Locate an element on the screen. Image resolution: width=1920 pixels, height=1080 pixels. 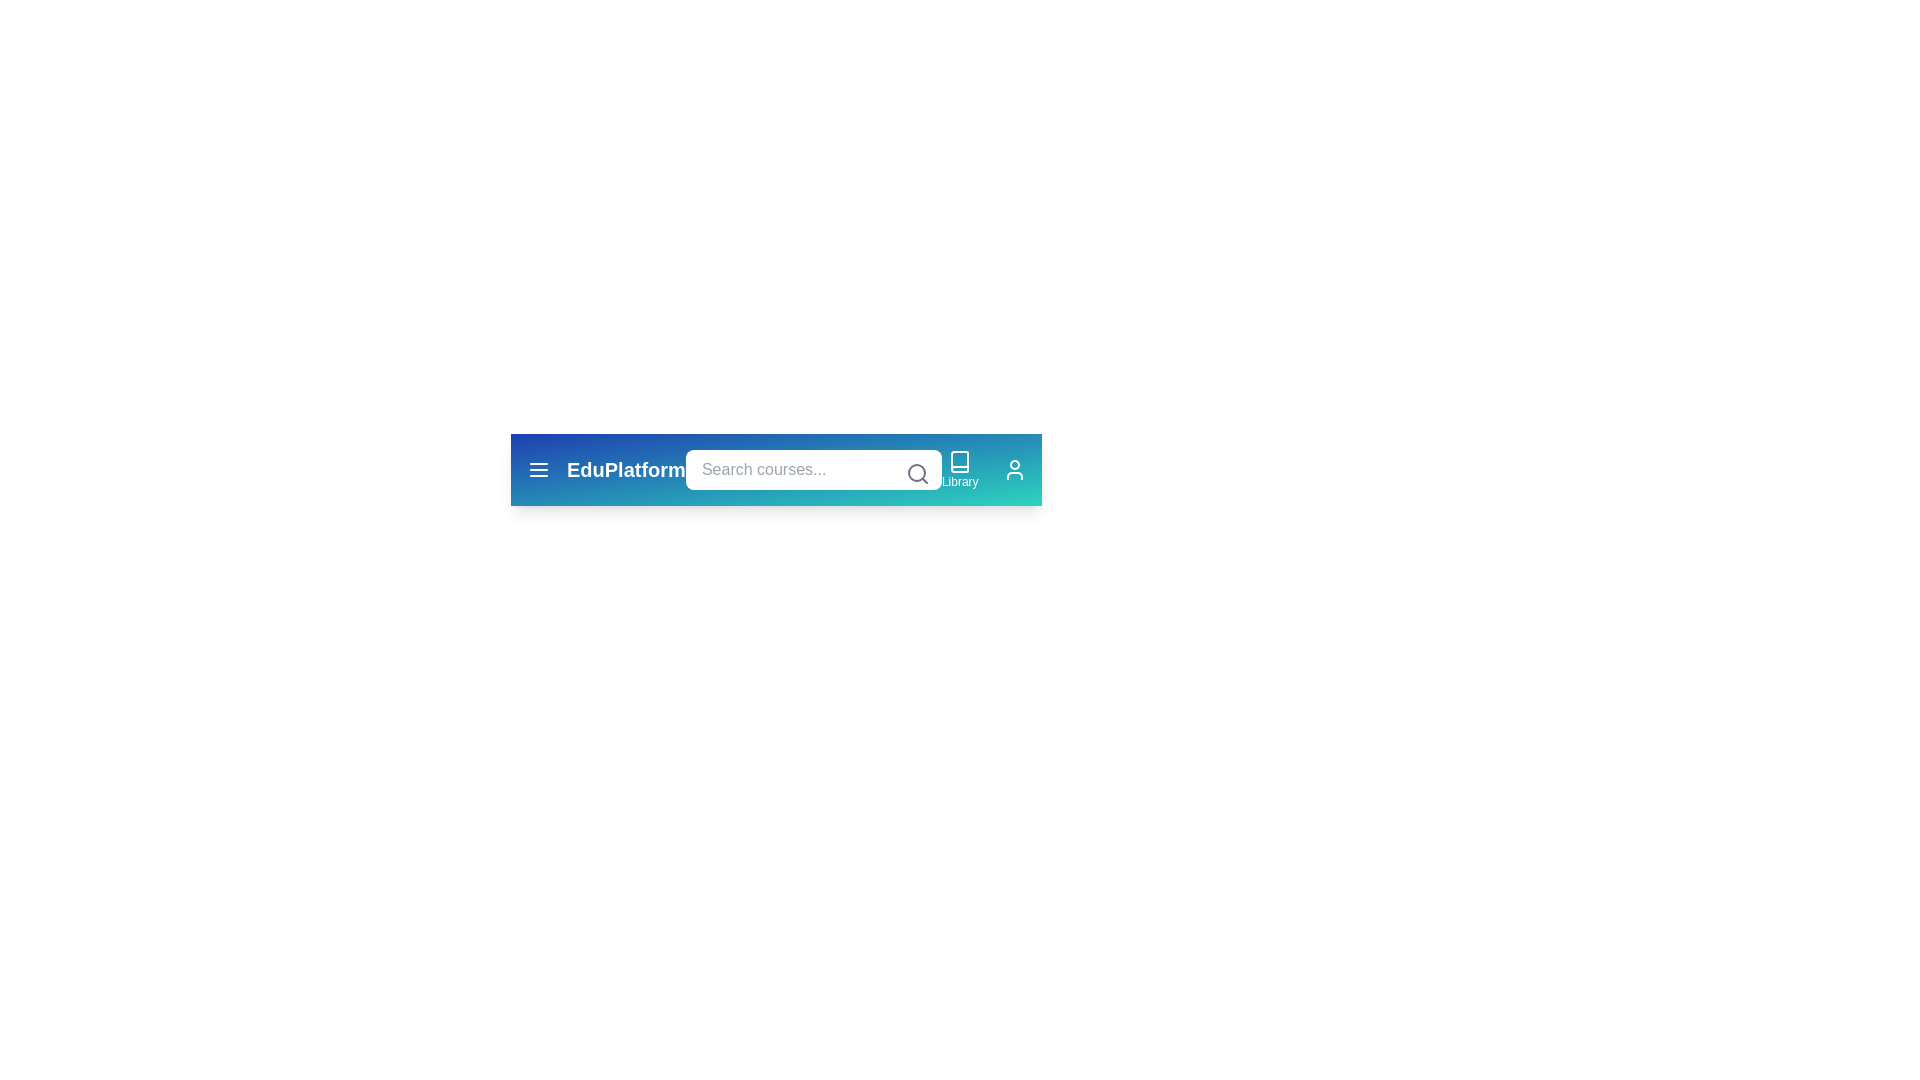
the menu icon to expand the menu is located at coordinates (538, 470).